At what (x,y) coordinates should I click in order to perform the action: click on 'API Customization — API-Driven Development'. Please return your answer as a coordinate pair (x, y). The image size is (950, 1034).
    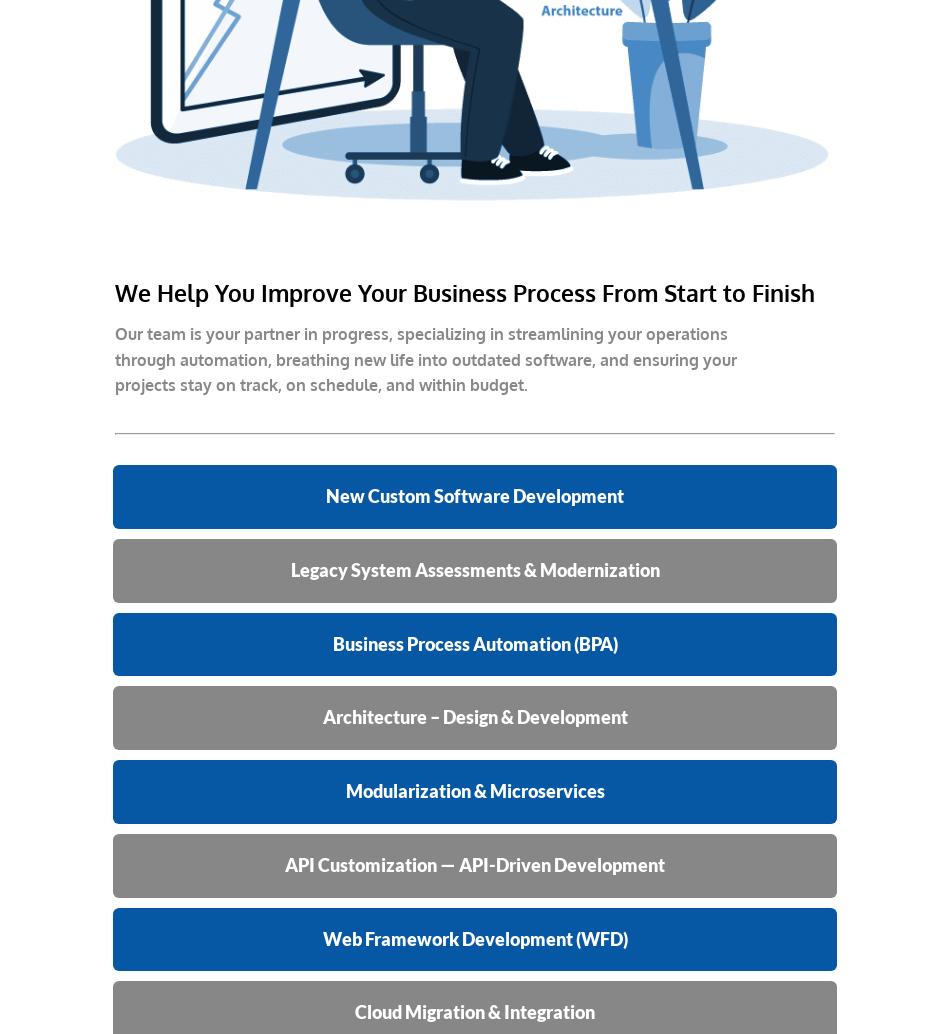
    Looking at the image, I should click on (475, 863).